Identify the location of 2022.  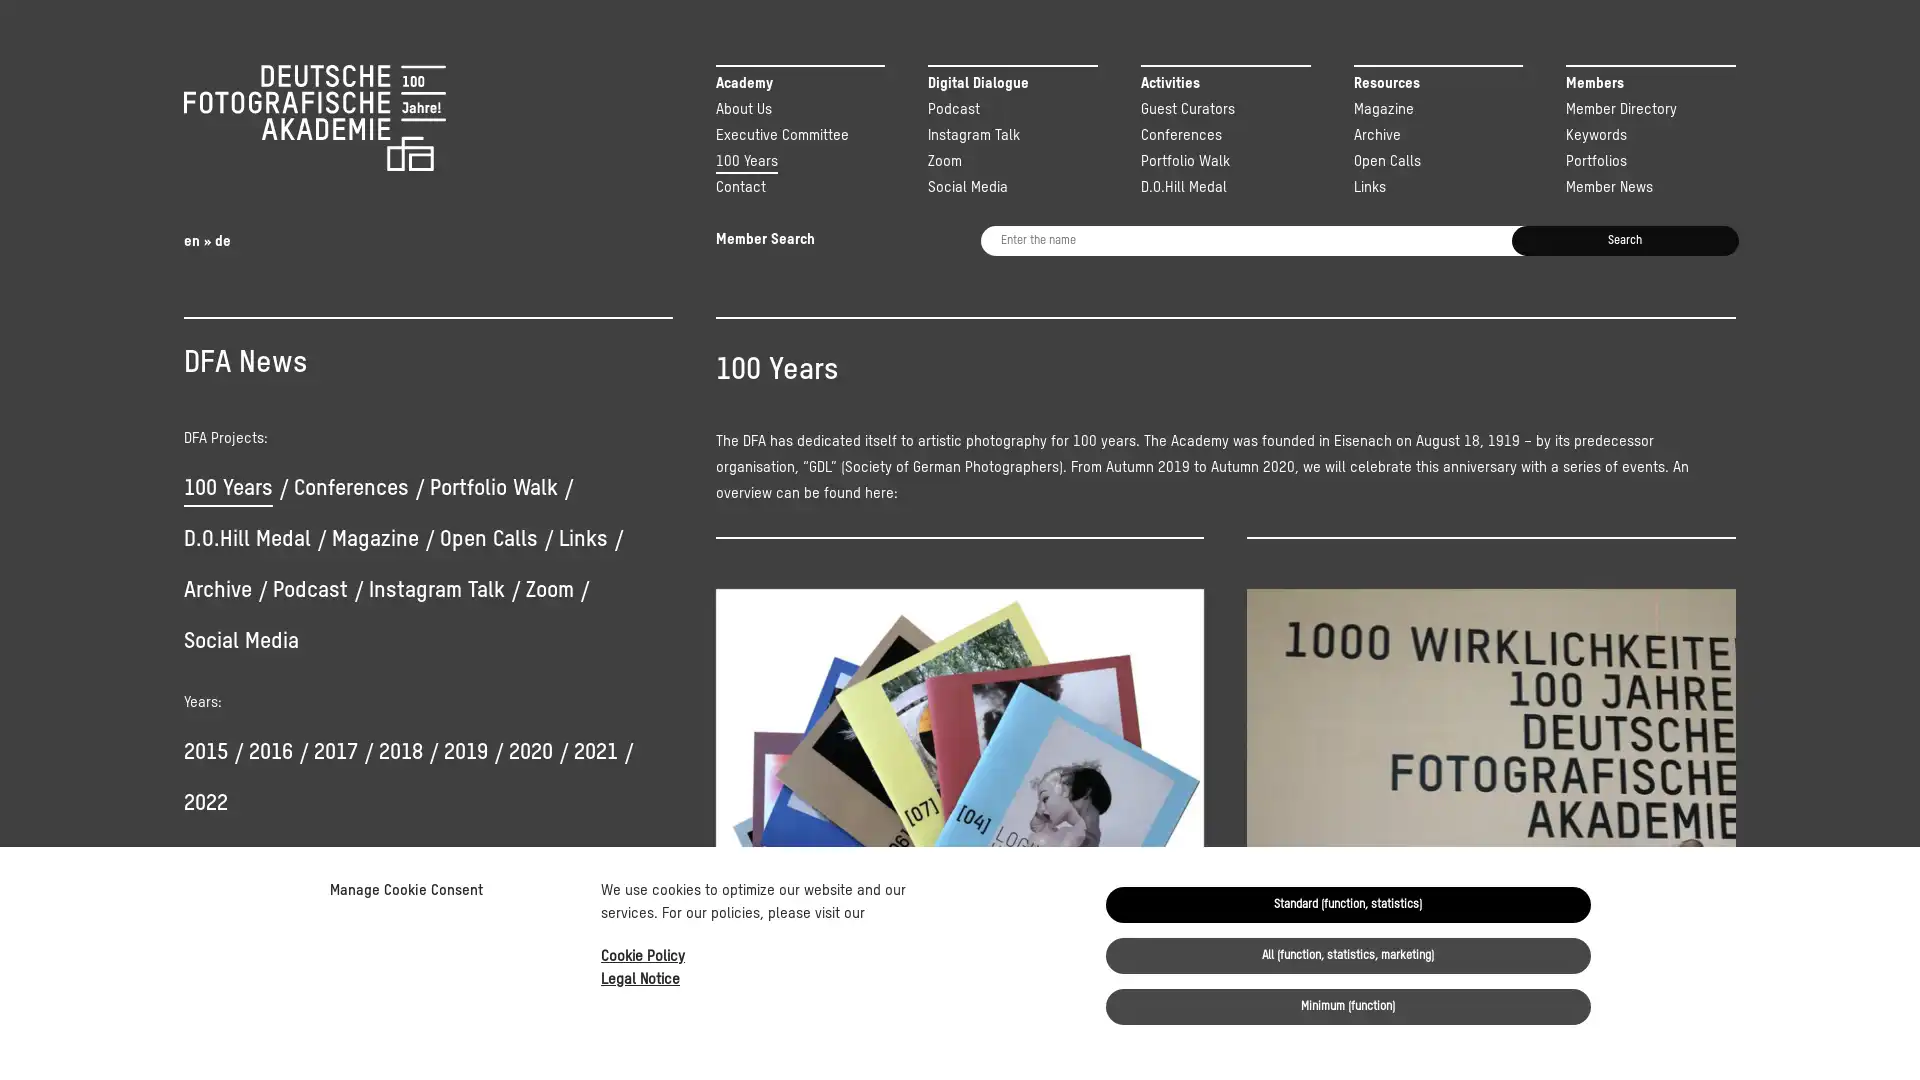
(206, 802).